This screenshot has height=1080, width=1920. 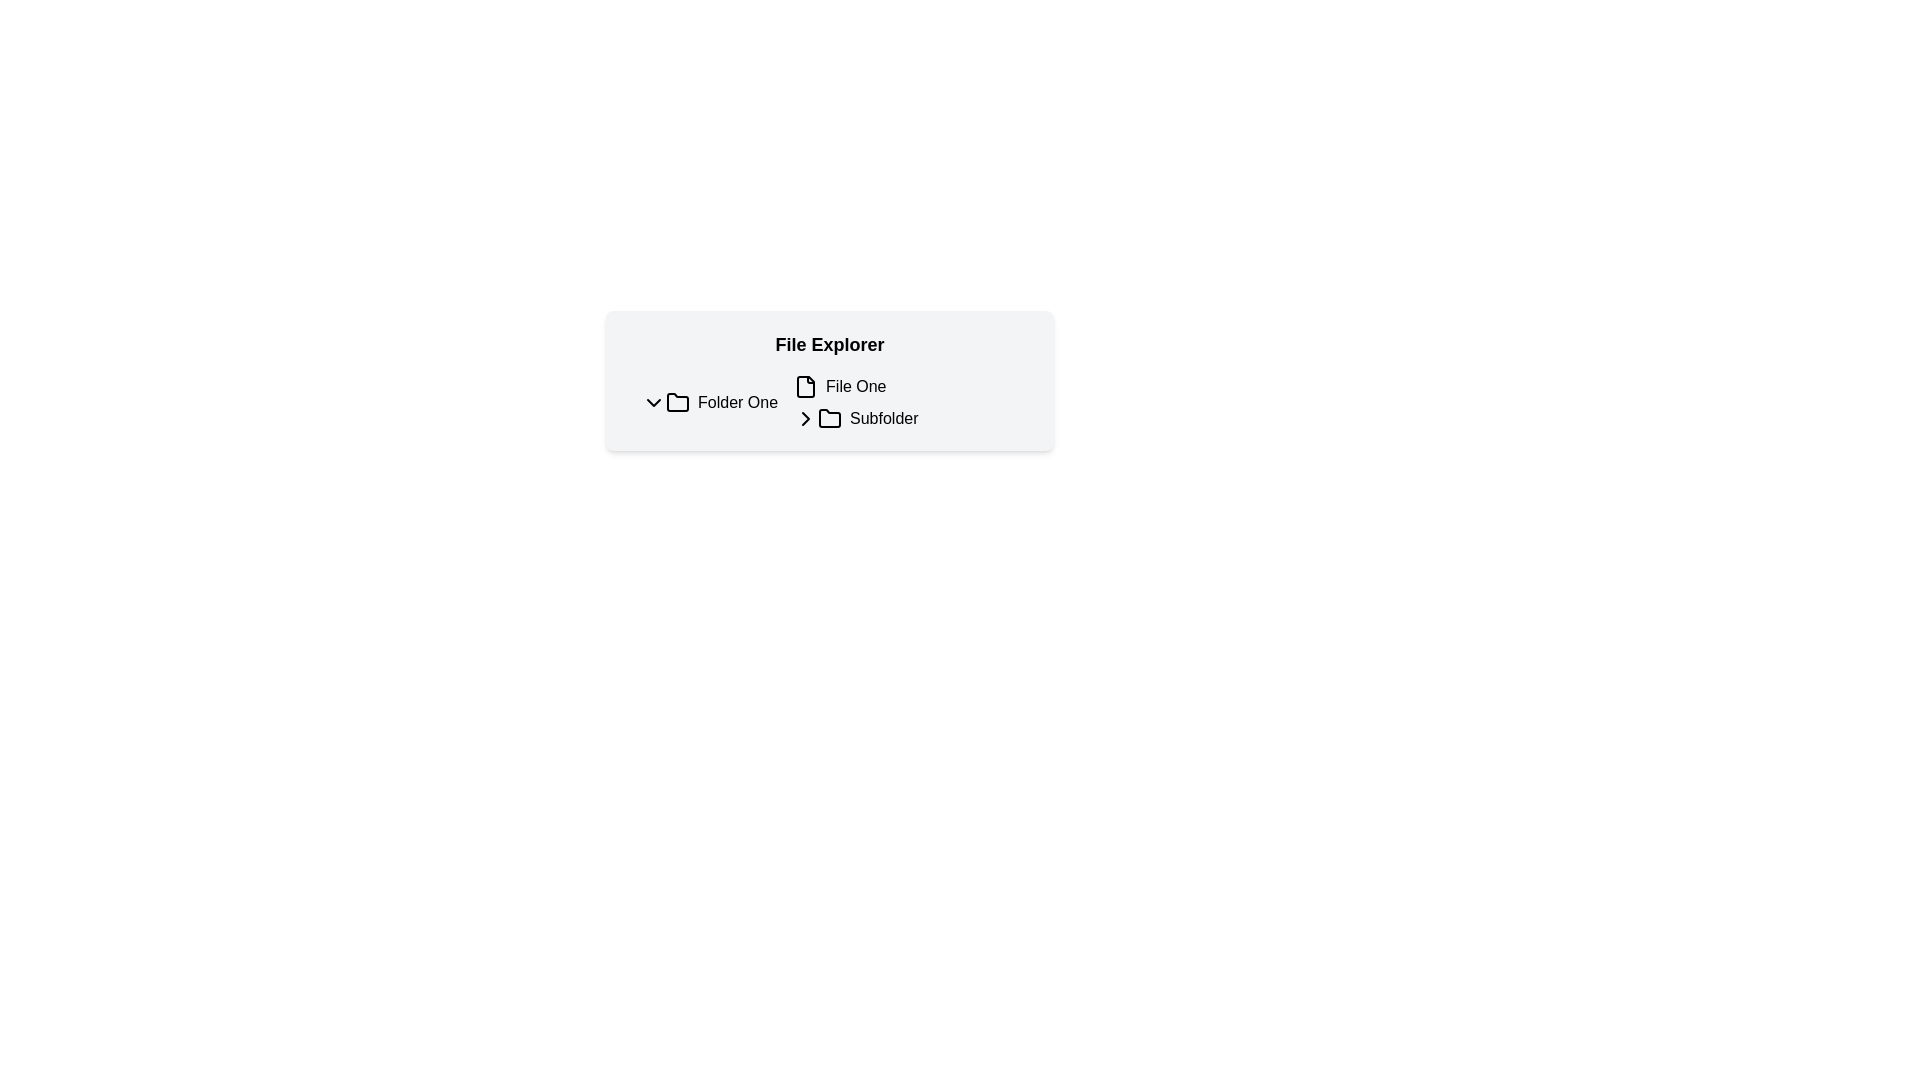 What do you see at coordinates (882, 418) in the screenshot?
I see `the 'Subfolder' text label` at bounding box center [882, 418].